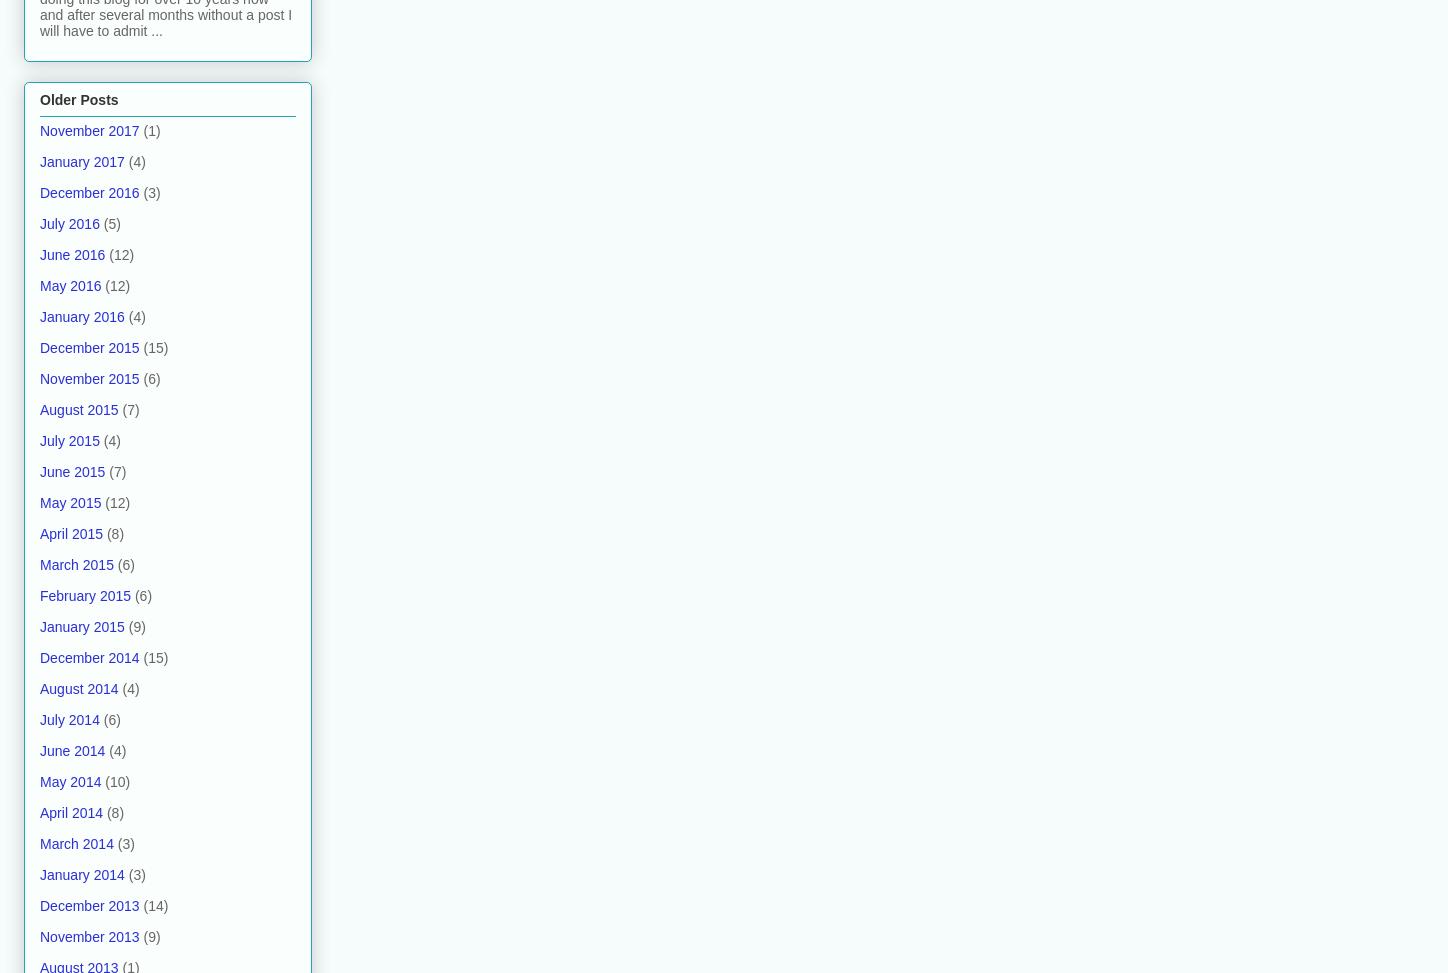  What do you see at coordinates (89, 346) in the screenshot?
I see `'December 2015'` at bounding box center [89, 346].